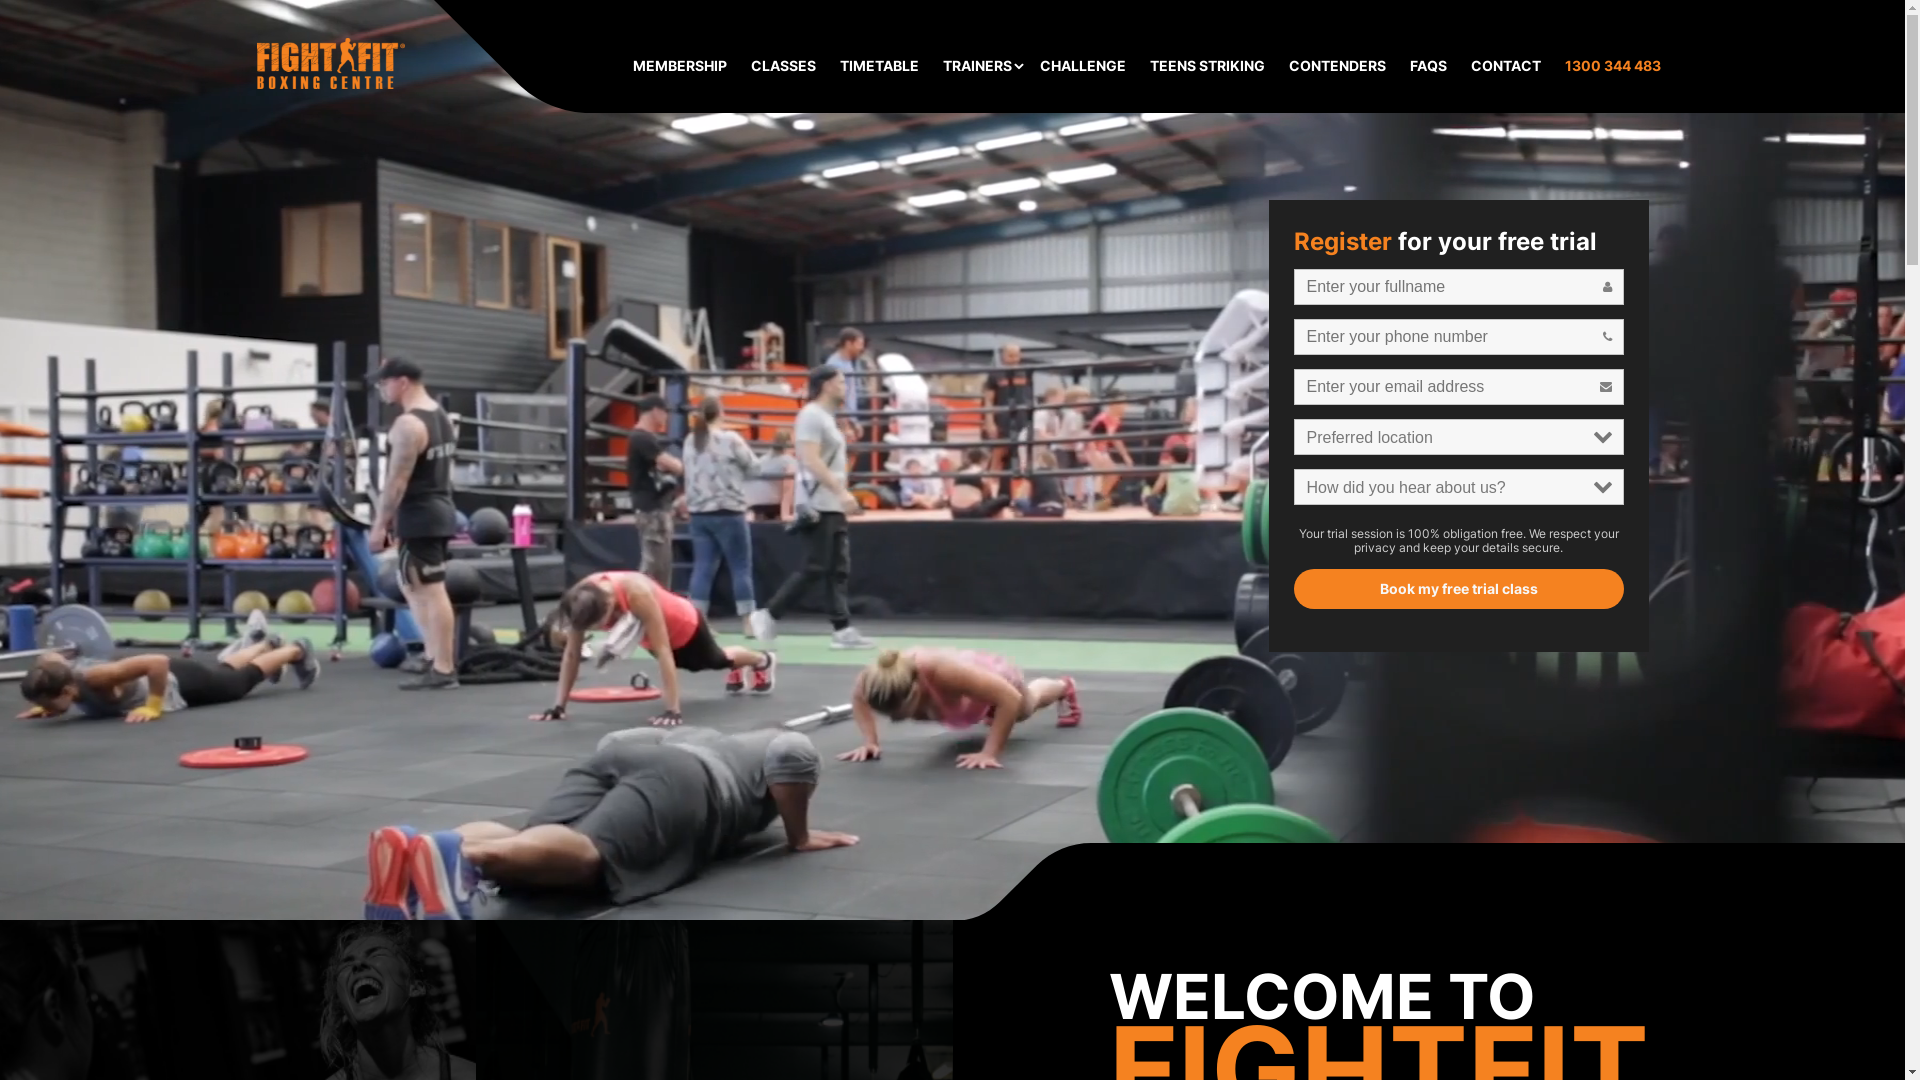 This screenshot has width=1920, height=1080. What do you see at coordinates (1294, 588) in the screenshot?
I see `'Book my free trial class'` at bounding box center [1294, 588].